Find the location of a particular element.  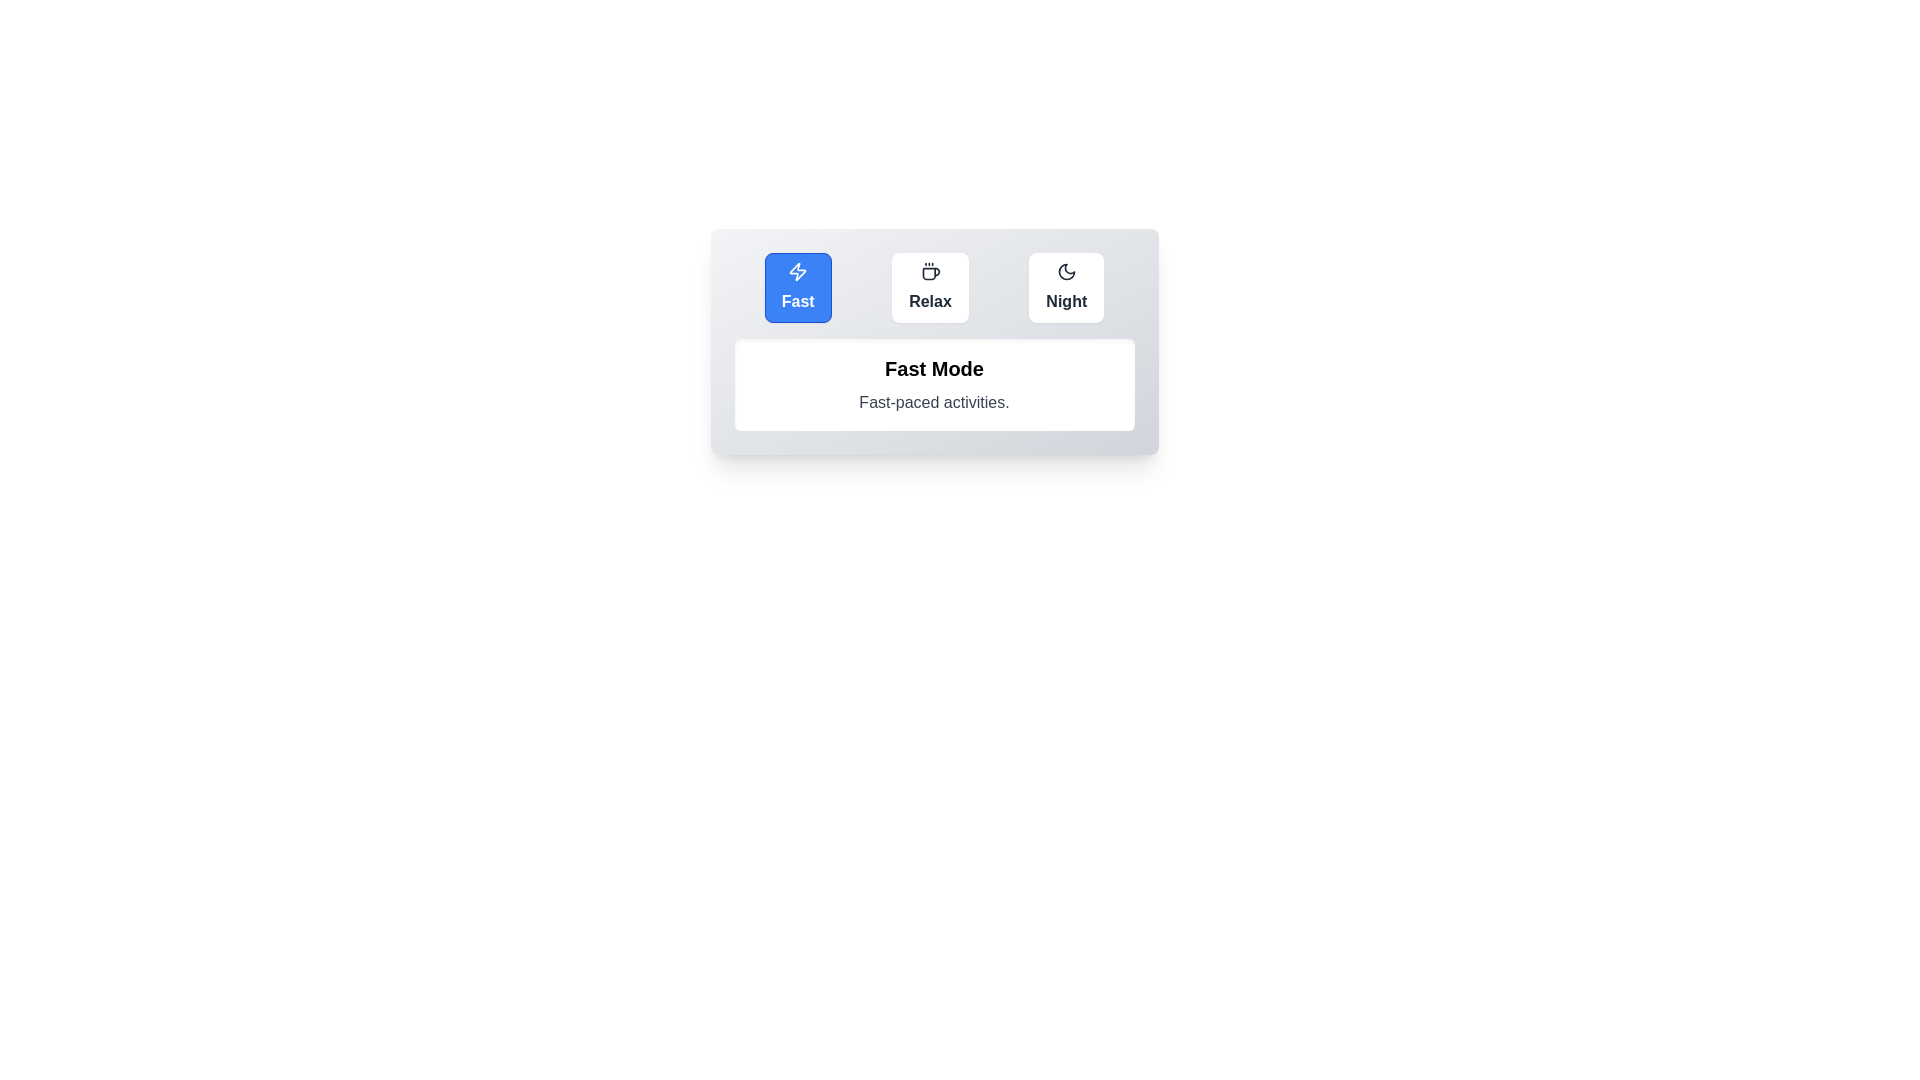

the 'Relax' button is located at coordinates (929, 288).